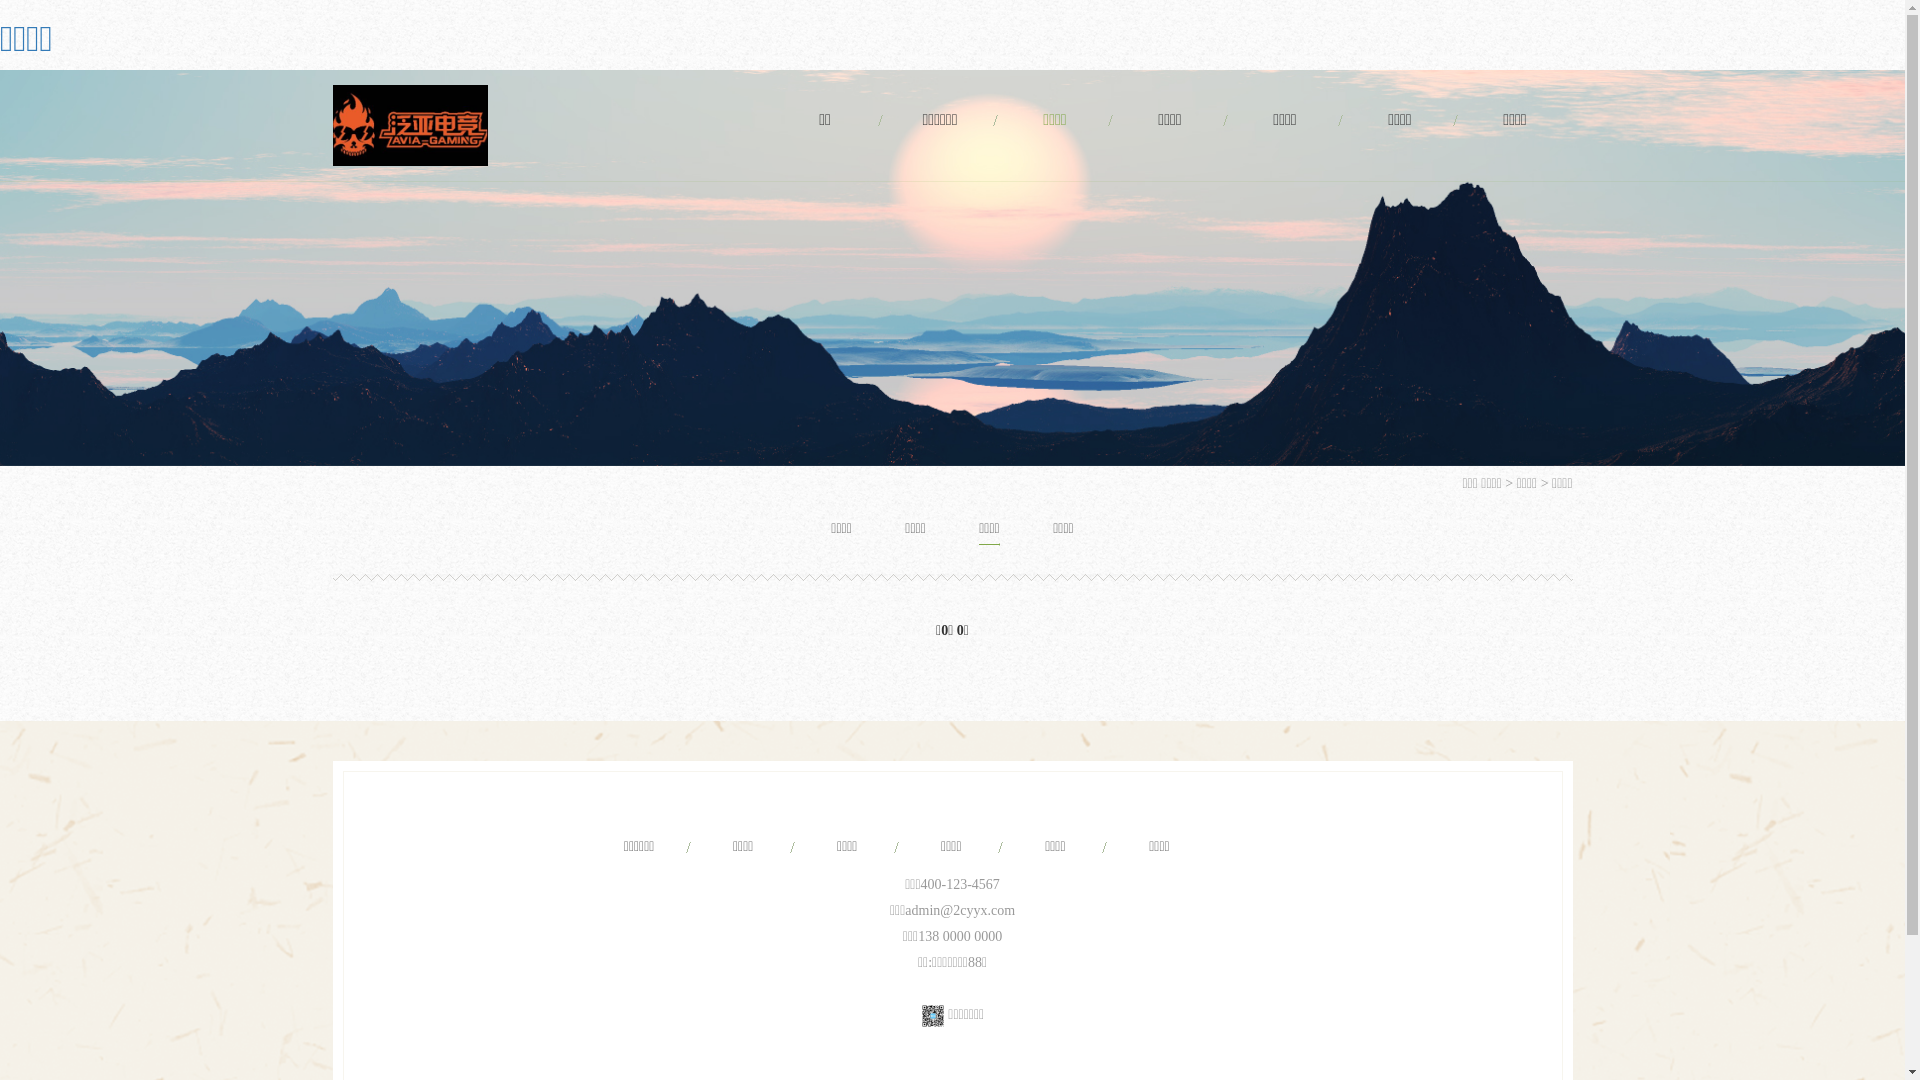  I want to click on '138 0000 0000', so click(960, 936).